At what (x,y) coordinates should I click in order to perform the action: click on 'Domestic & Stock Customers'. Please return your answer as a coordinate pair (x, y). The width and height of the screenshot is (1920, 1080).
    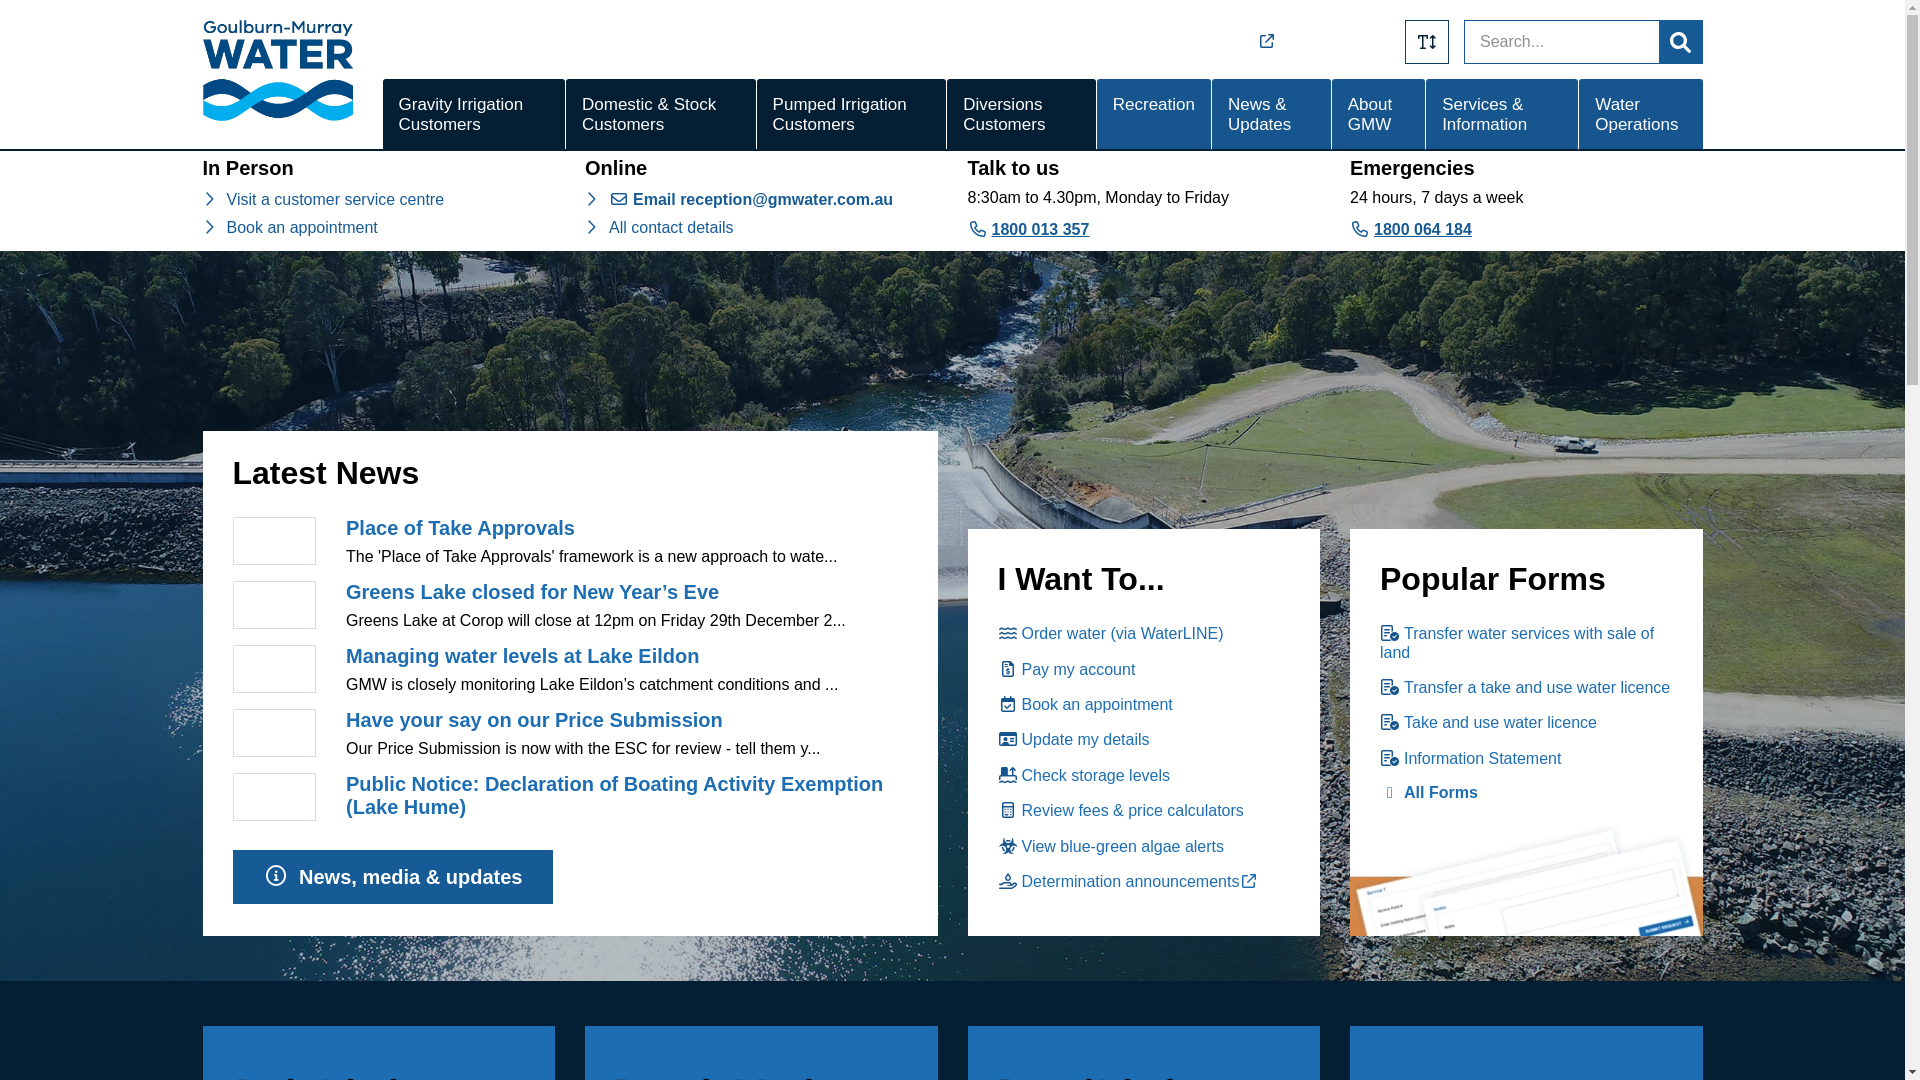
    Looking at the image, I should click on (661, 115).